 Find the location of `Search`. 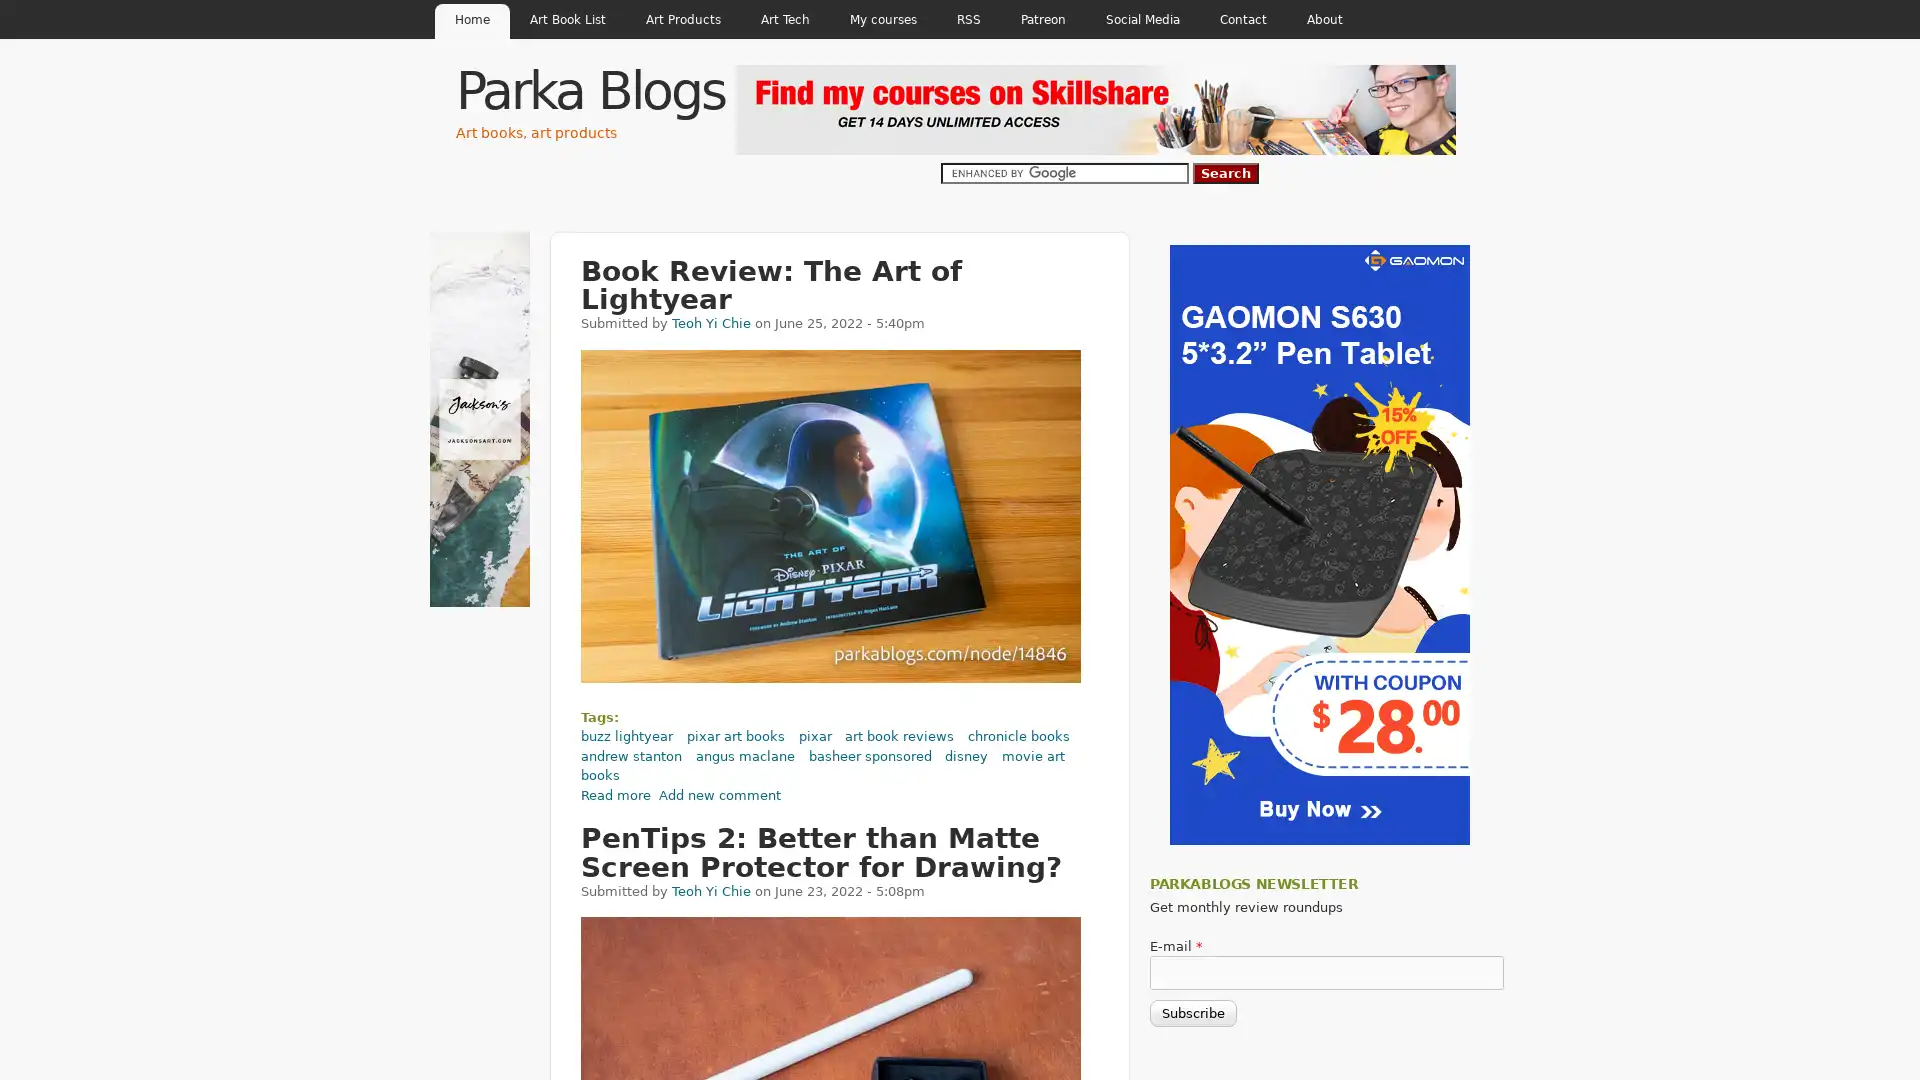

Search is located at coordinates (1224, 172).